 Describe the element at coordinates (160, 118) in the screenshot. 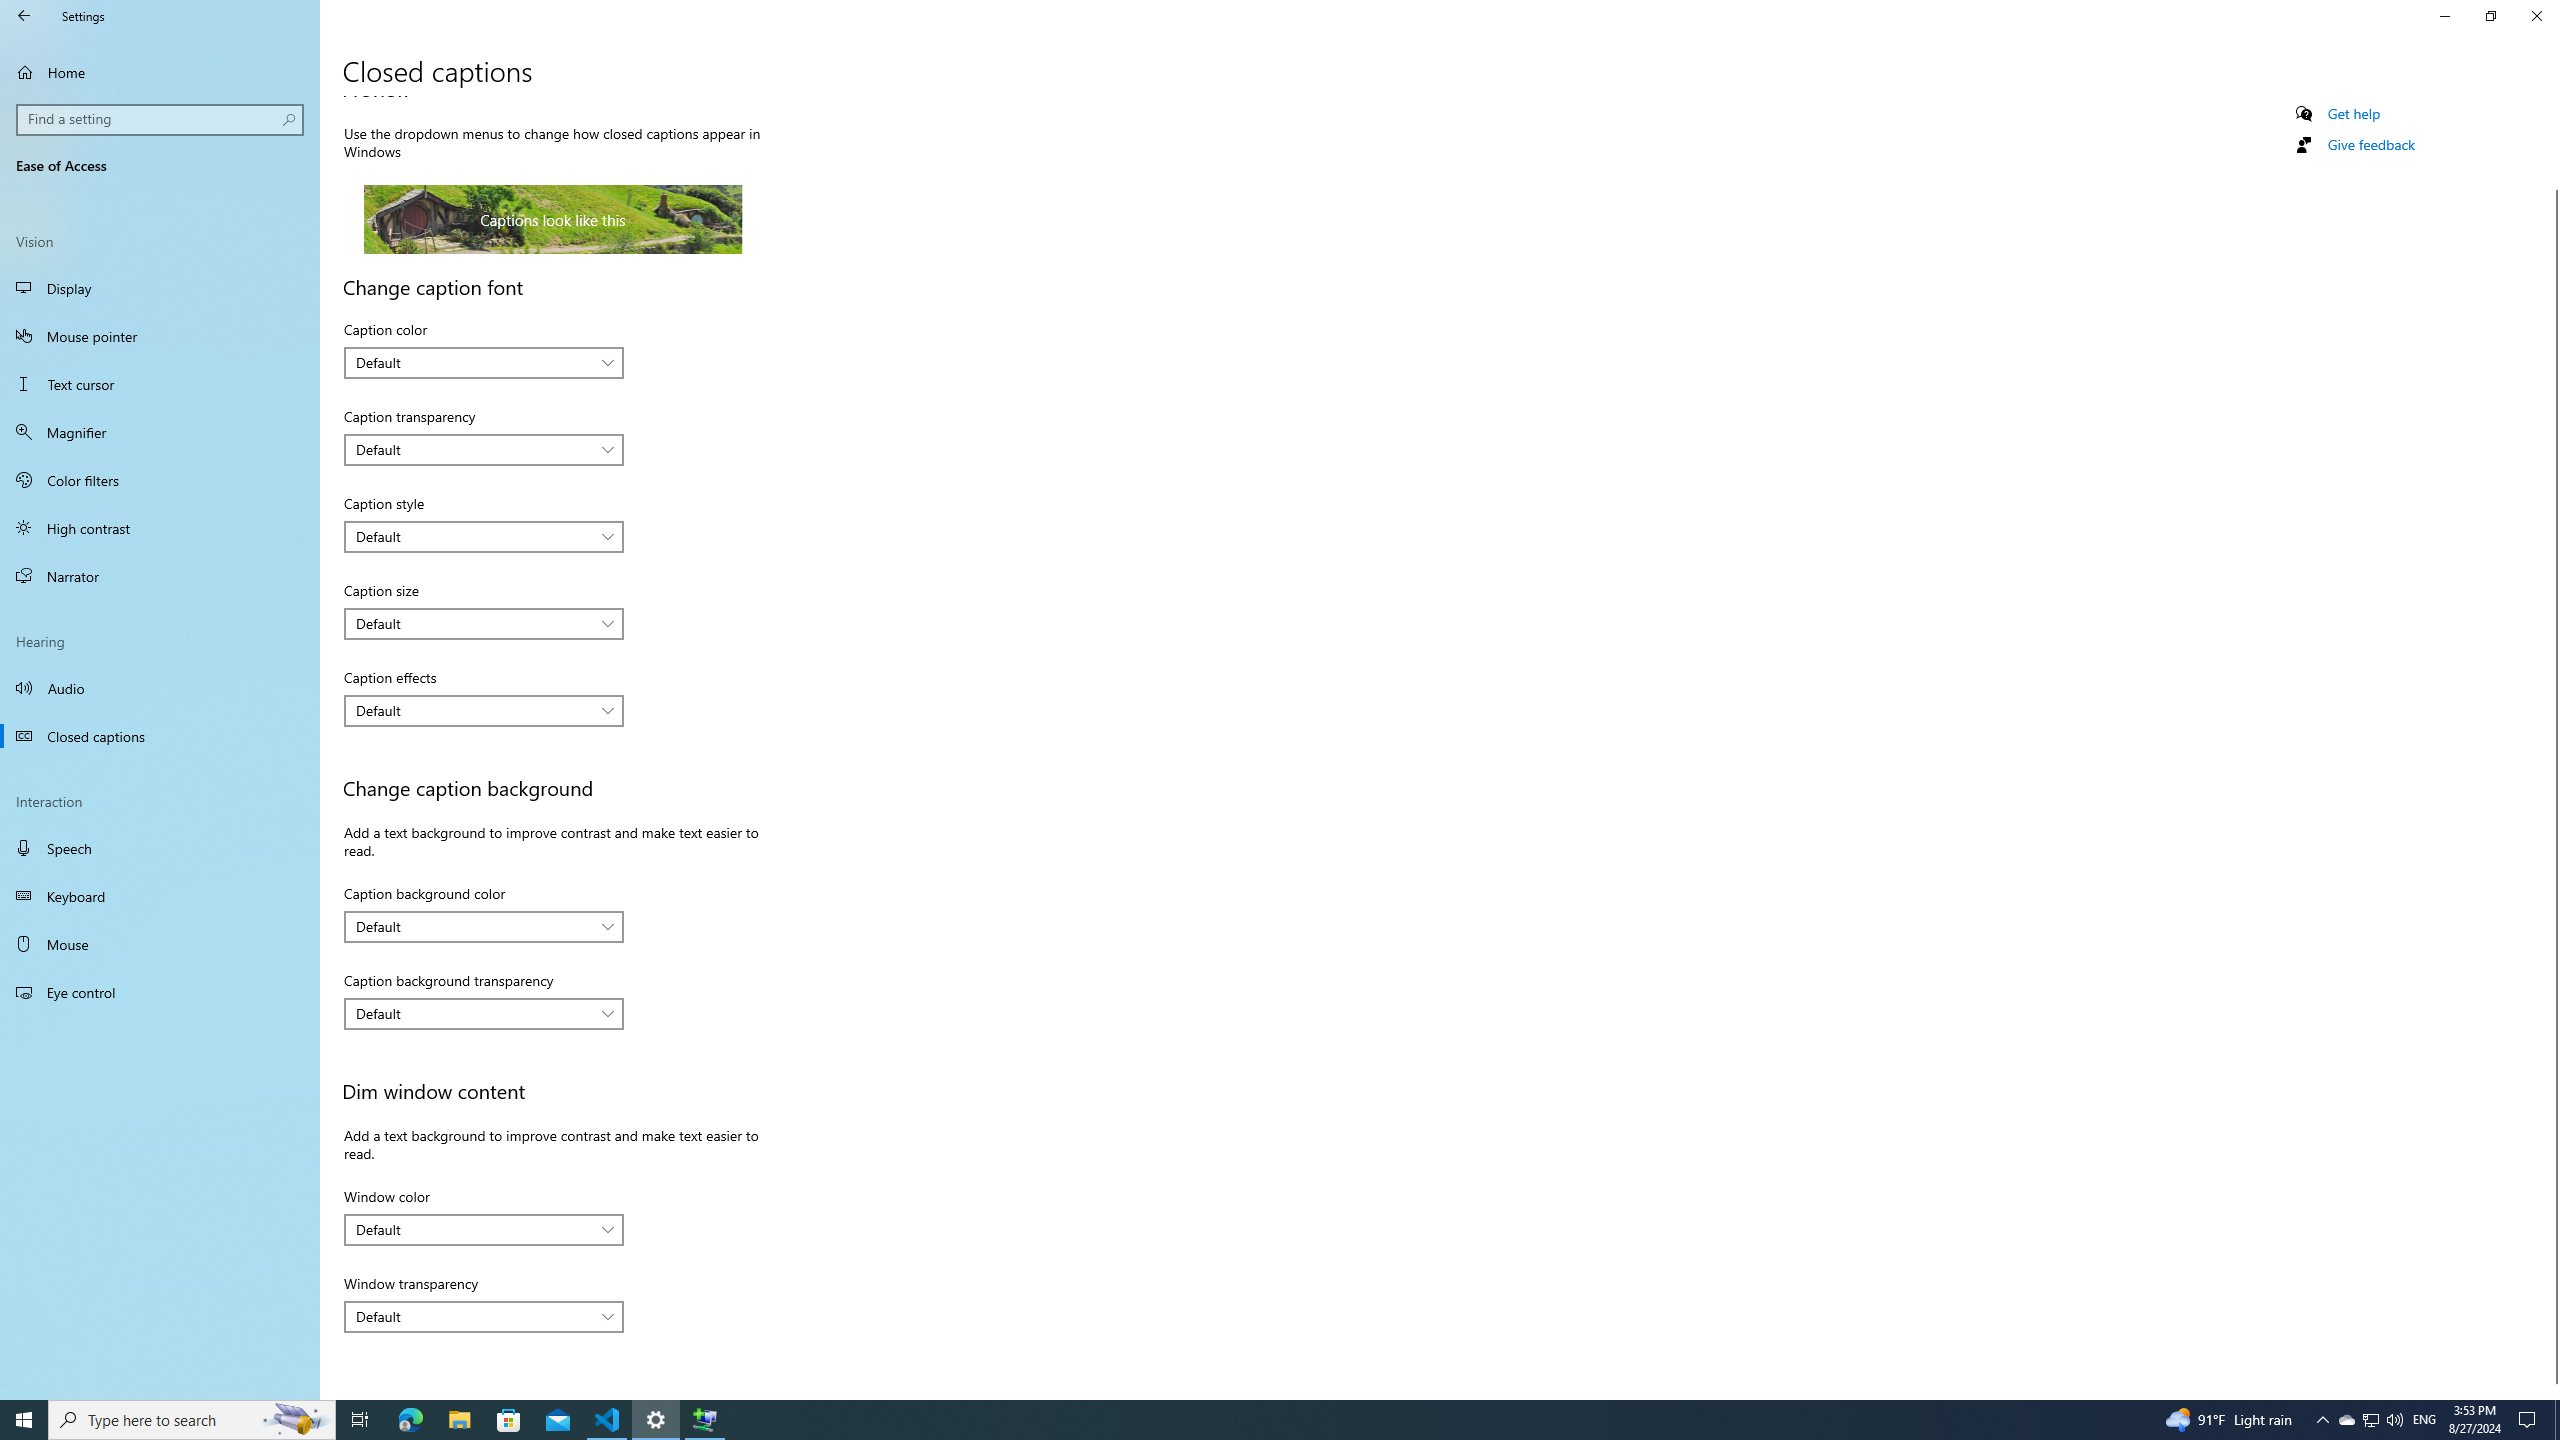

I see `'Search box, Find a setting'` at that location.